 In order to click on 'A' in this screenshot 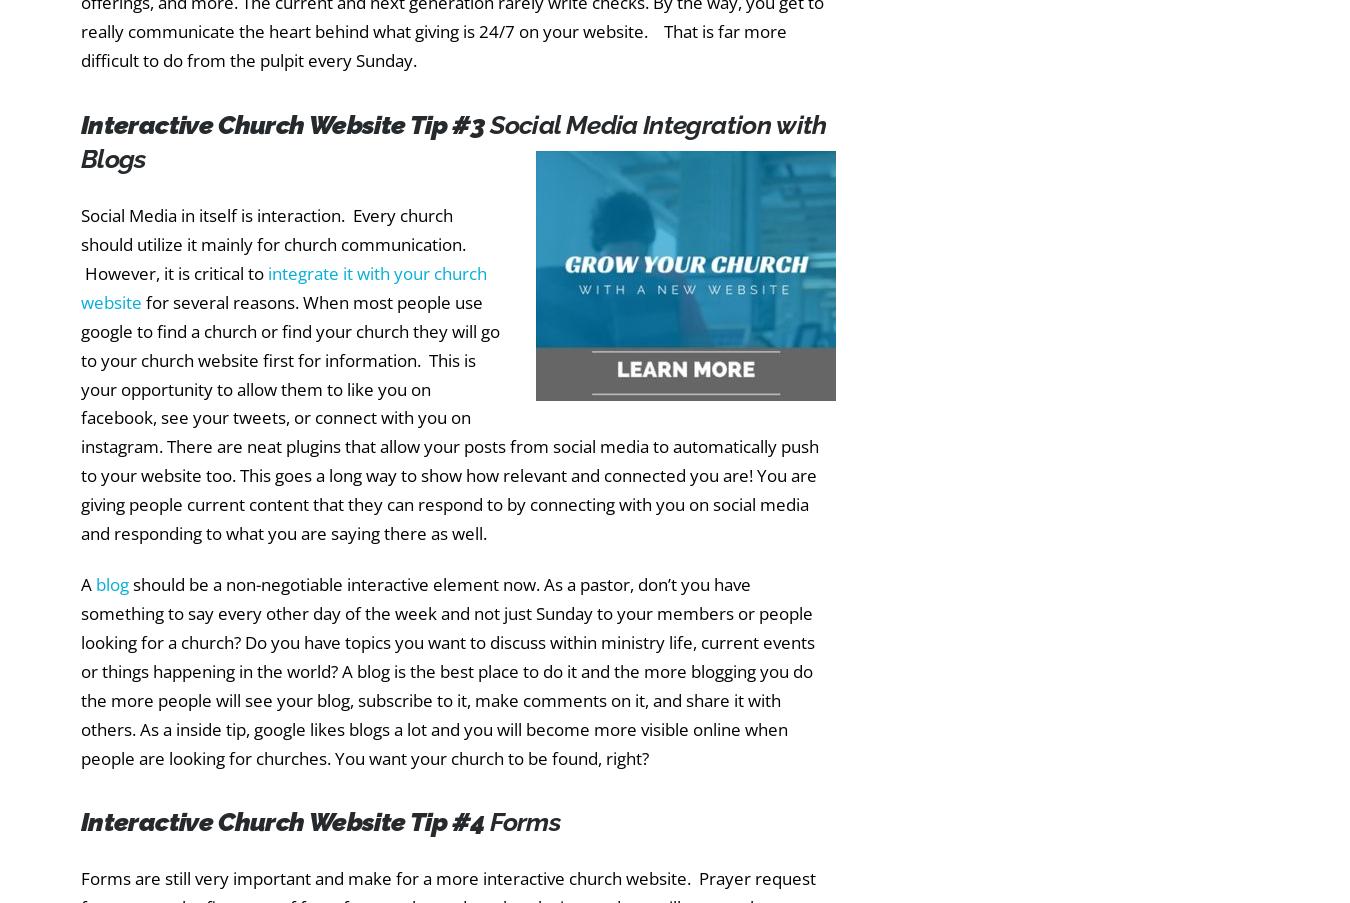, I will do `click(87, 584)`.